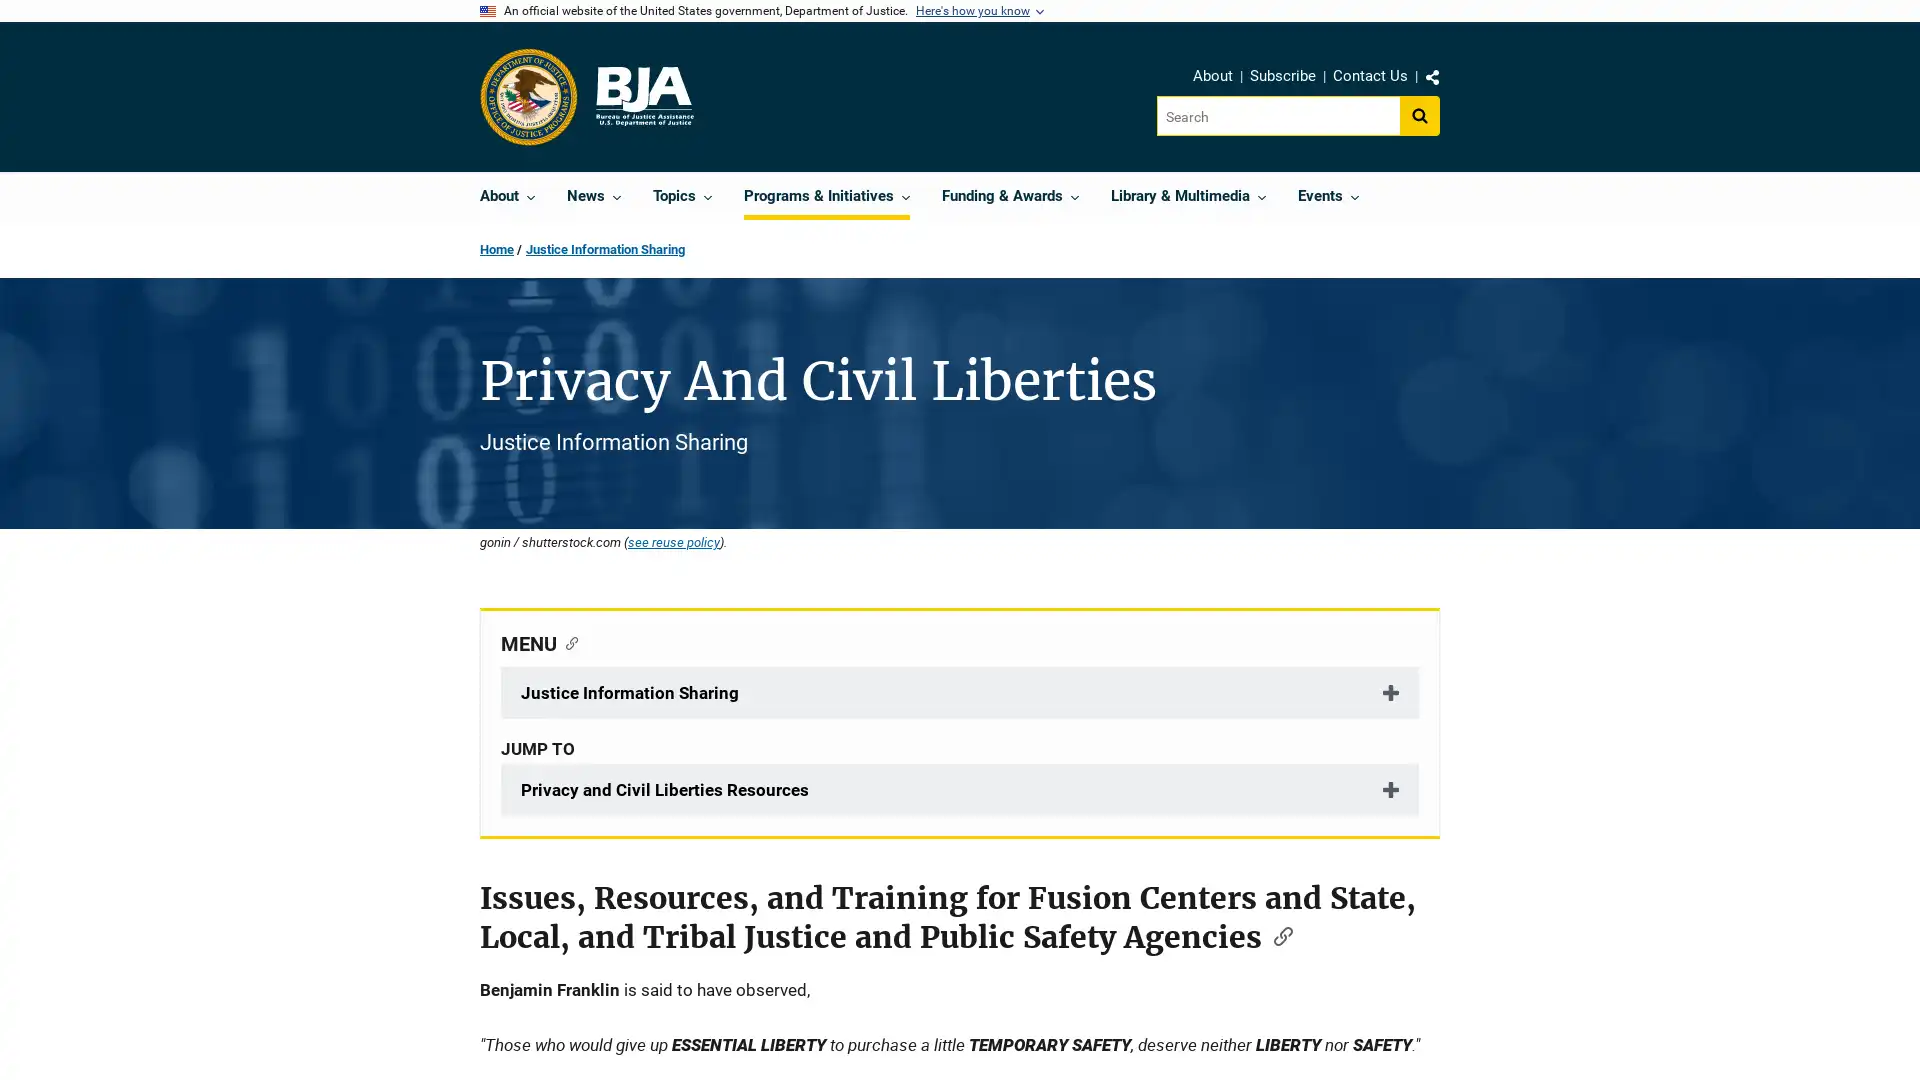 The image size is (1920, 1080). What do you see at coordinates (960, 692) in the screenshot?
I see `Justice Information Sharing` at bounding box center [960, 692].